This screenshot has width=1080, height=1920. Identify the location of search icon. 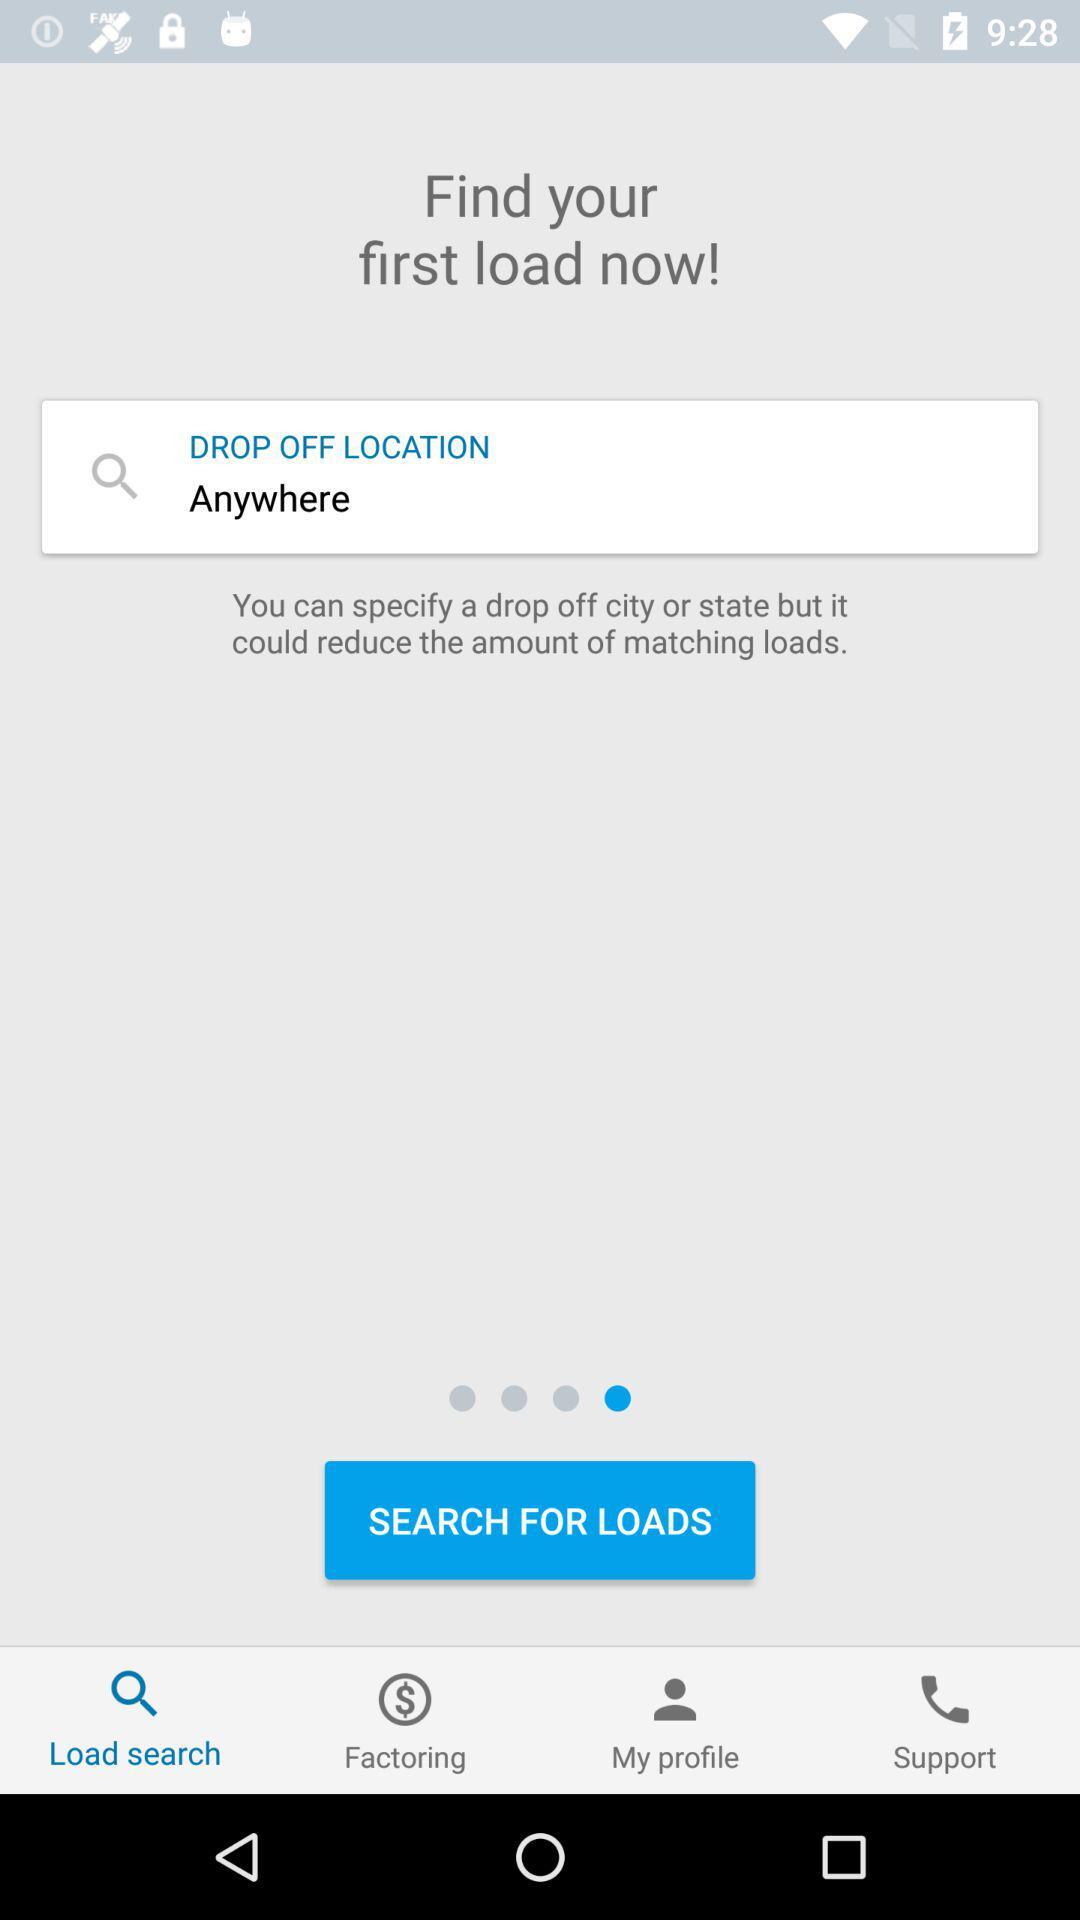
(115, 476).